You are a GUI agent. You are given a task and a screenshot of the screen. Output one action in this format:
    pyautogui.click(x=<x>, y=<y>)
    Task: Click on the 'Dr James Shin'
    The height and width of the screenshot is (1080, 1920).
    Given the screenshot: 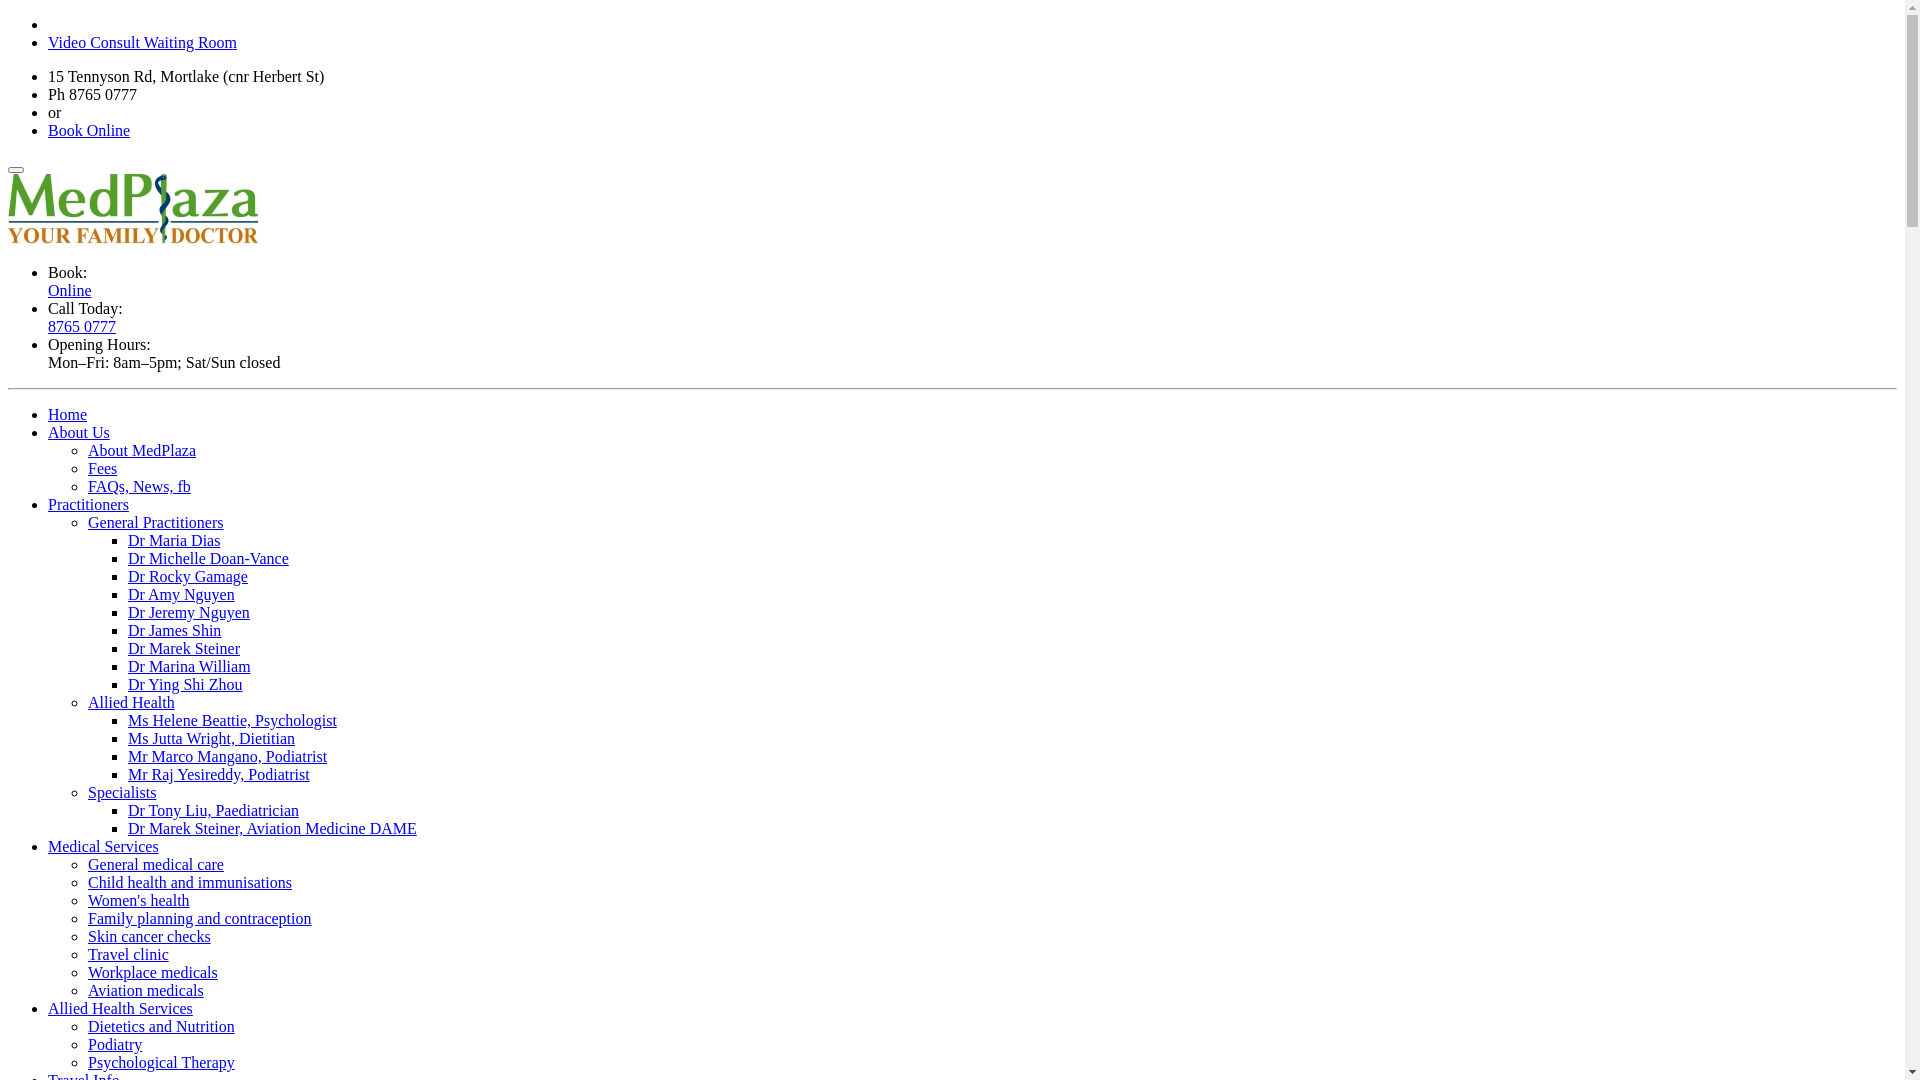 What is the action you would take?
    pyautogui.click(x=127, y=630)
    